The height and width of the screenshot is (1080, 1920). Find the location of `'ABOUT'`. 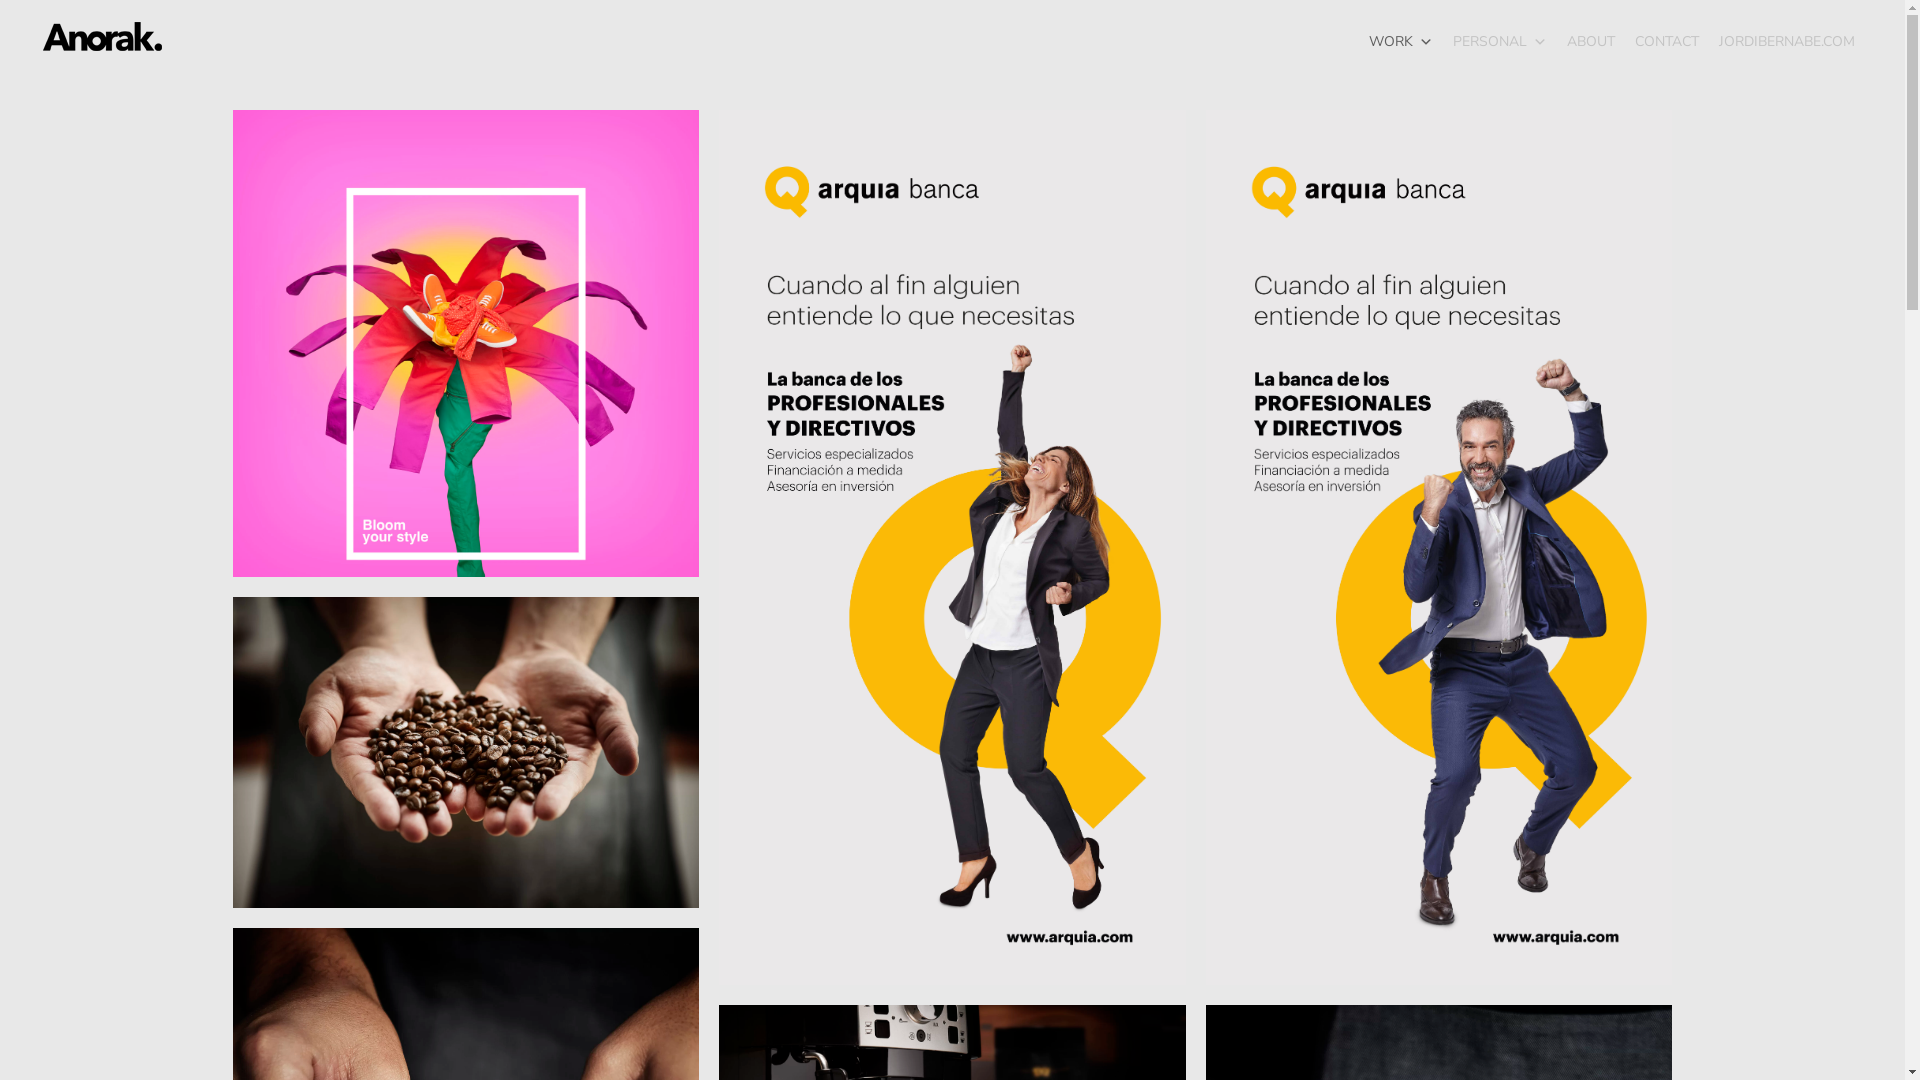

'ABOUT' is located at coordinates (1589, 42).